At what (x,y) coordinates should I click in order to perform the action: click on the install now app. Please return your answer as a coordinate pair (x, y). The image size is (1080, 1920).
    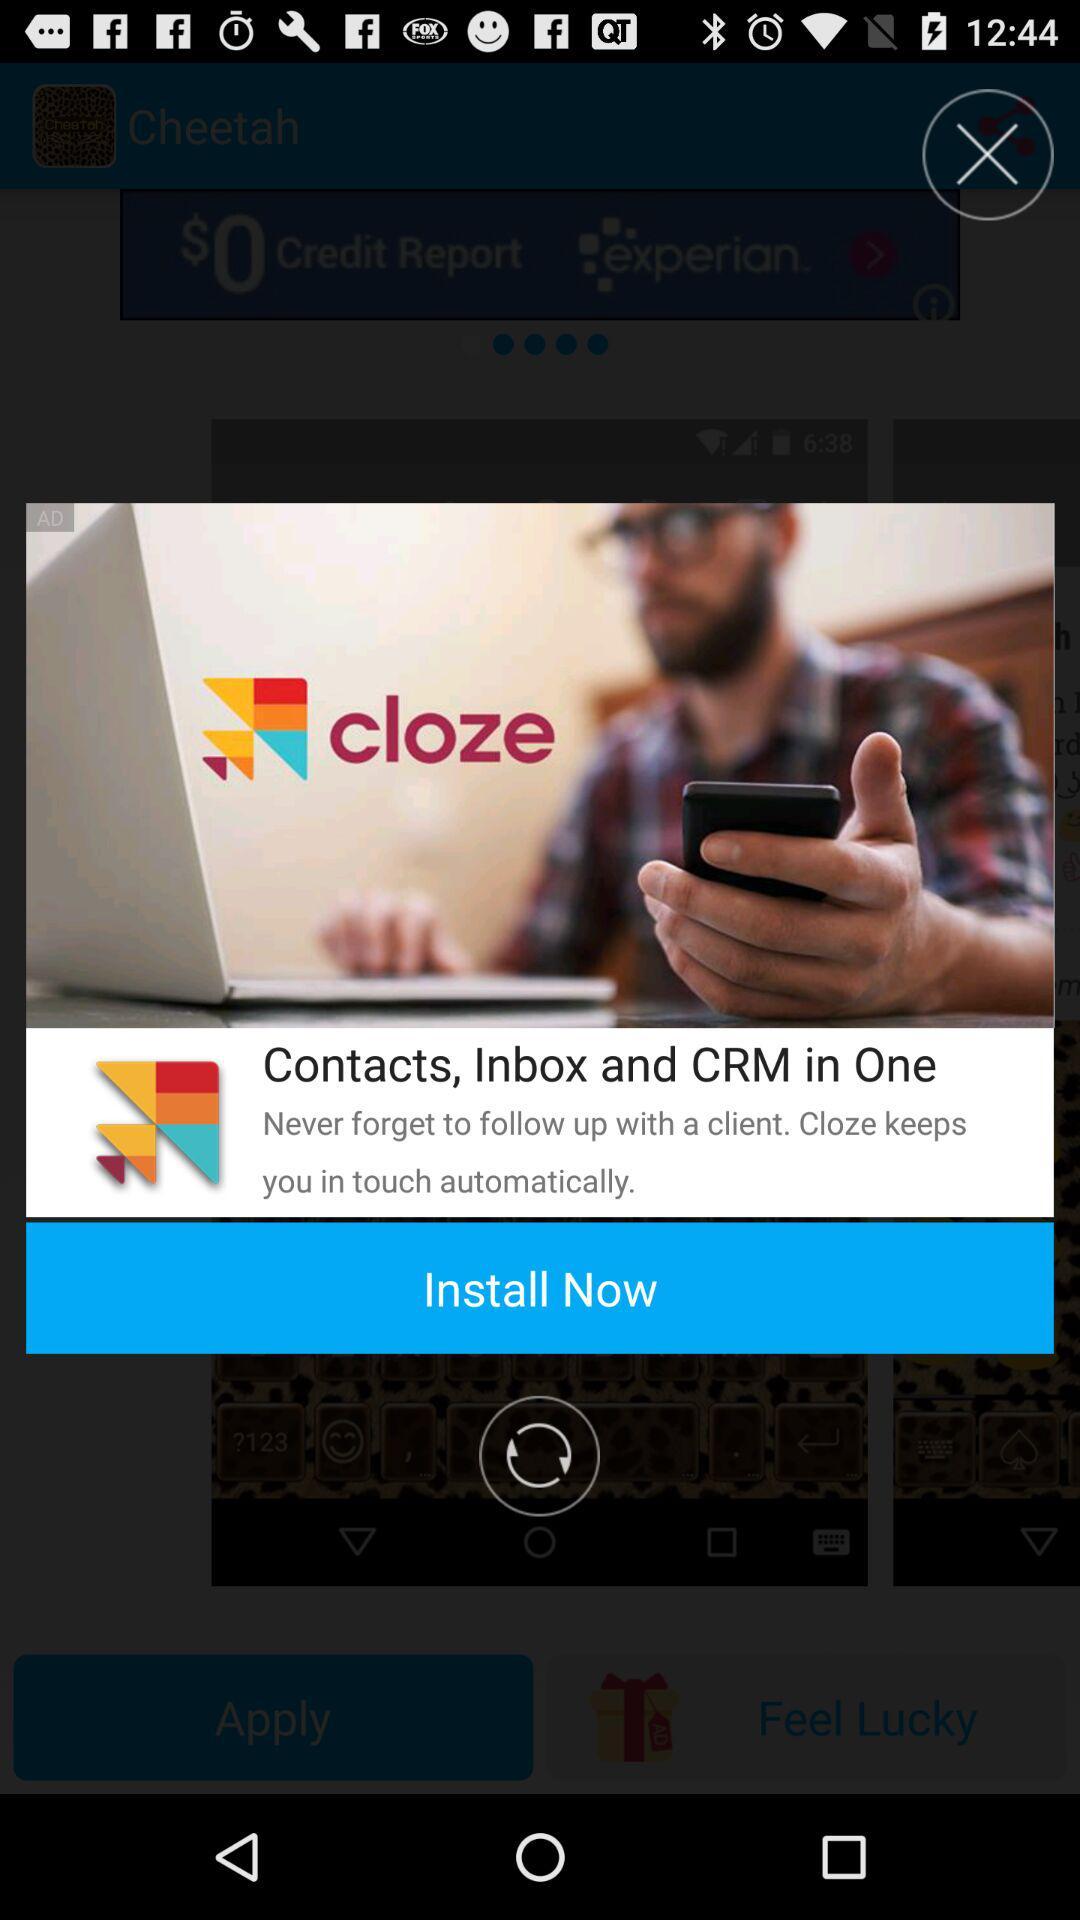
    Looking at the image, I should click on (540, 1288).